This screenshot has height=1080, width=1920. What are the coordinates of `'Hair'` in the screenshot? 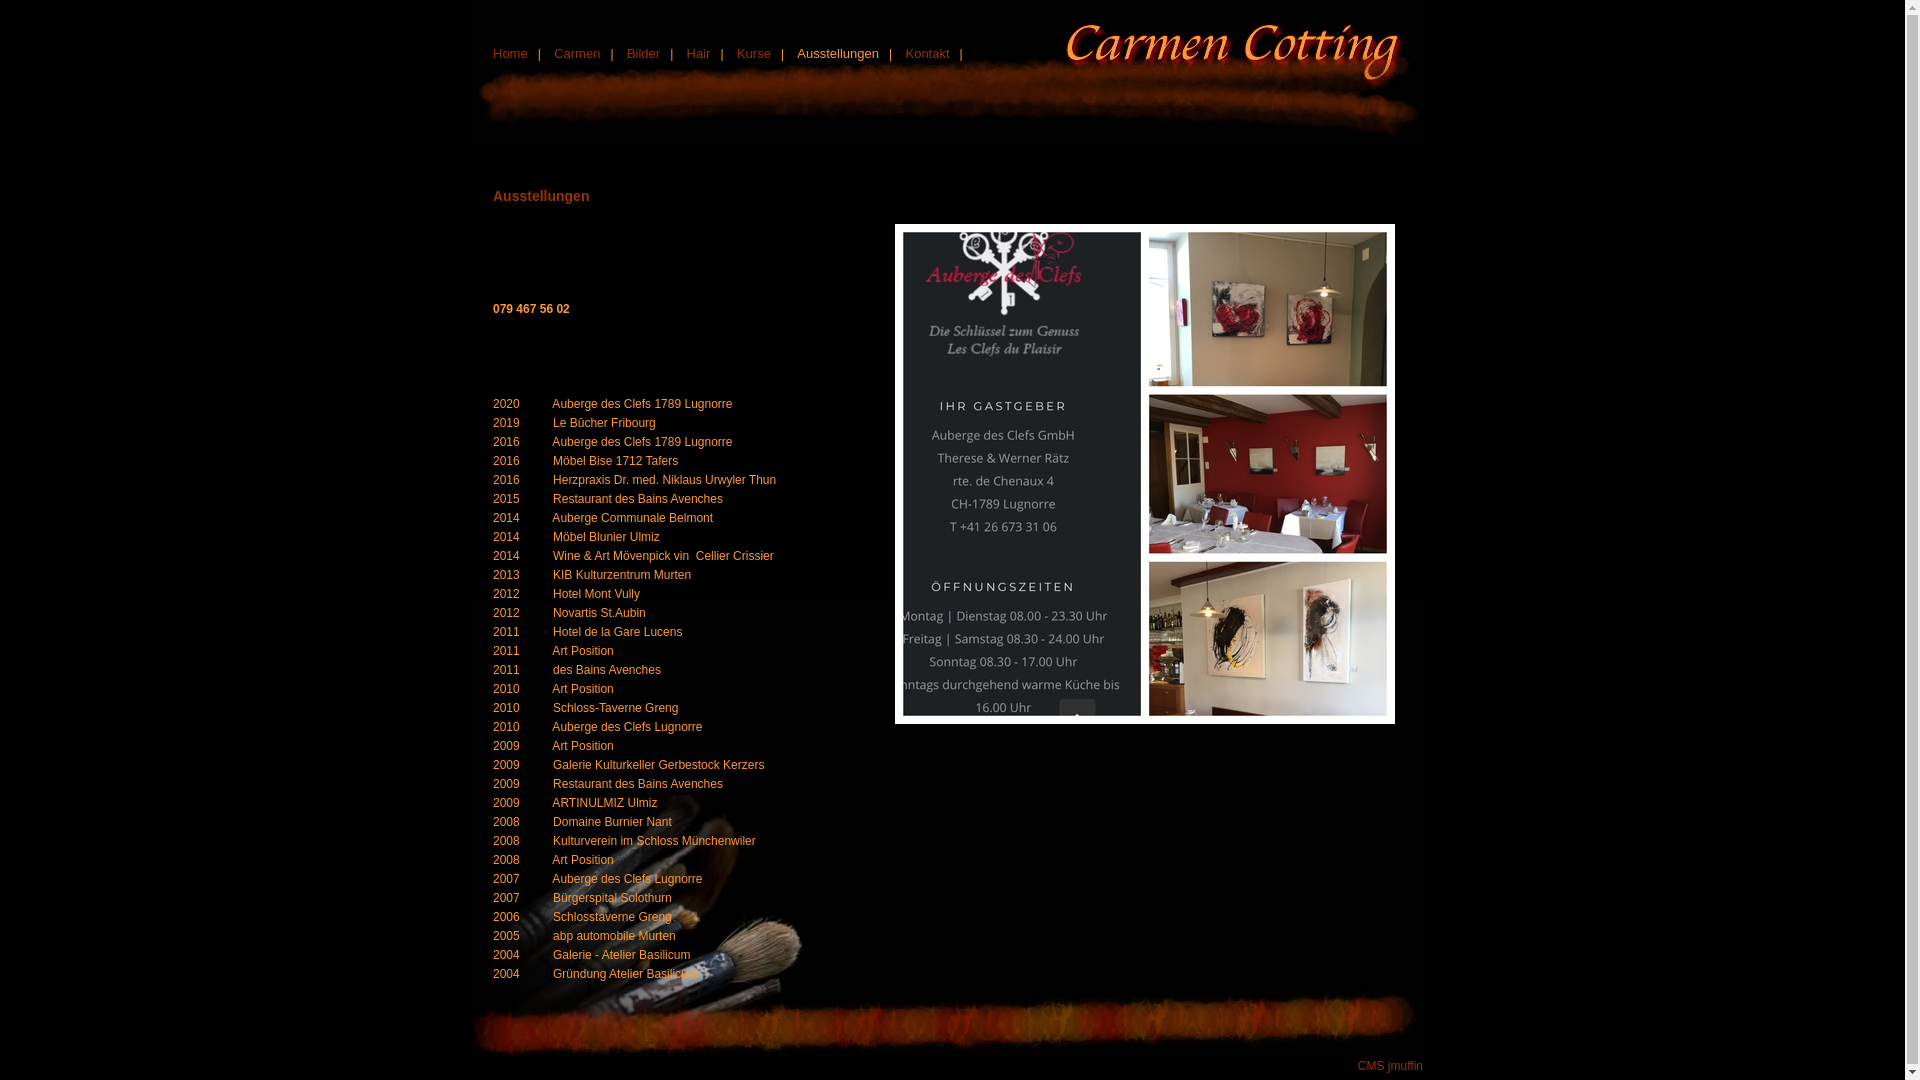 It's located at (699, 52).